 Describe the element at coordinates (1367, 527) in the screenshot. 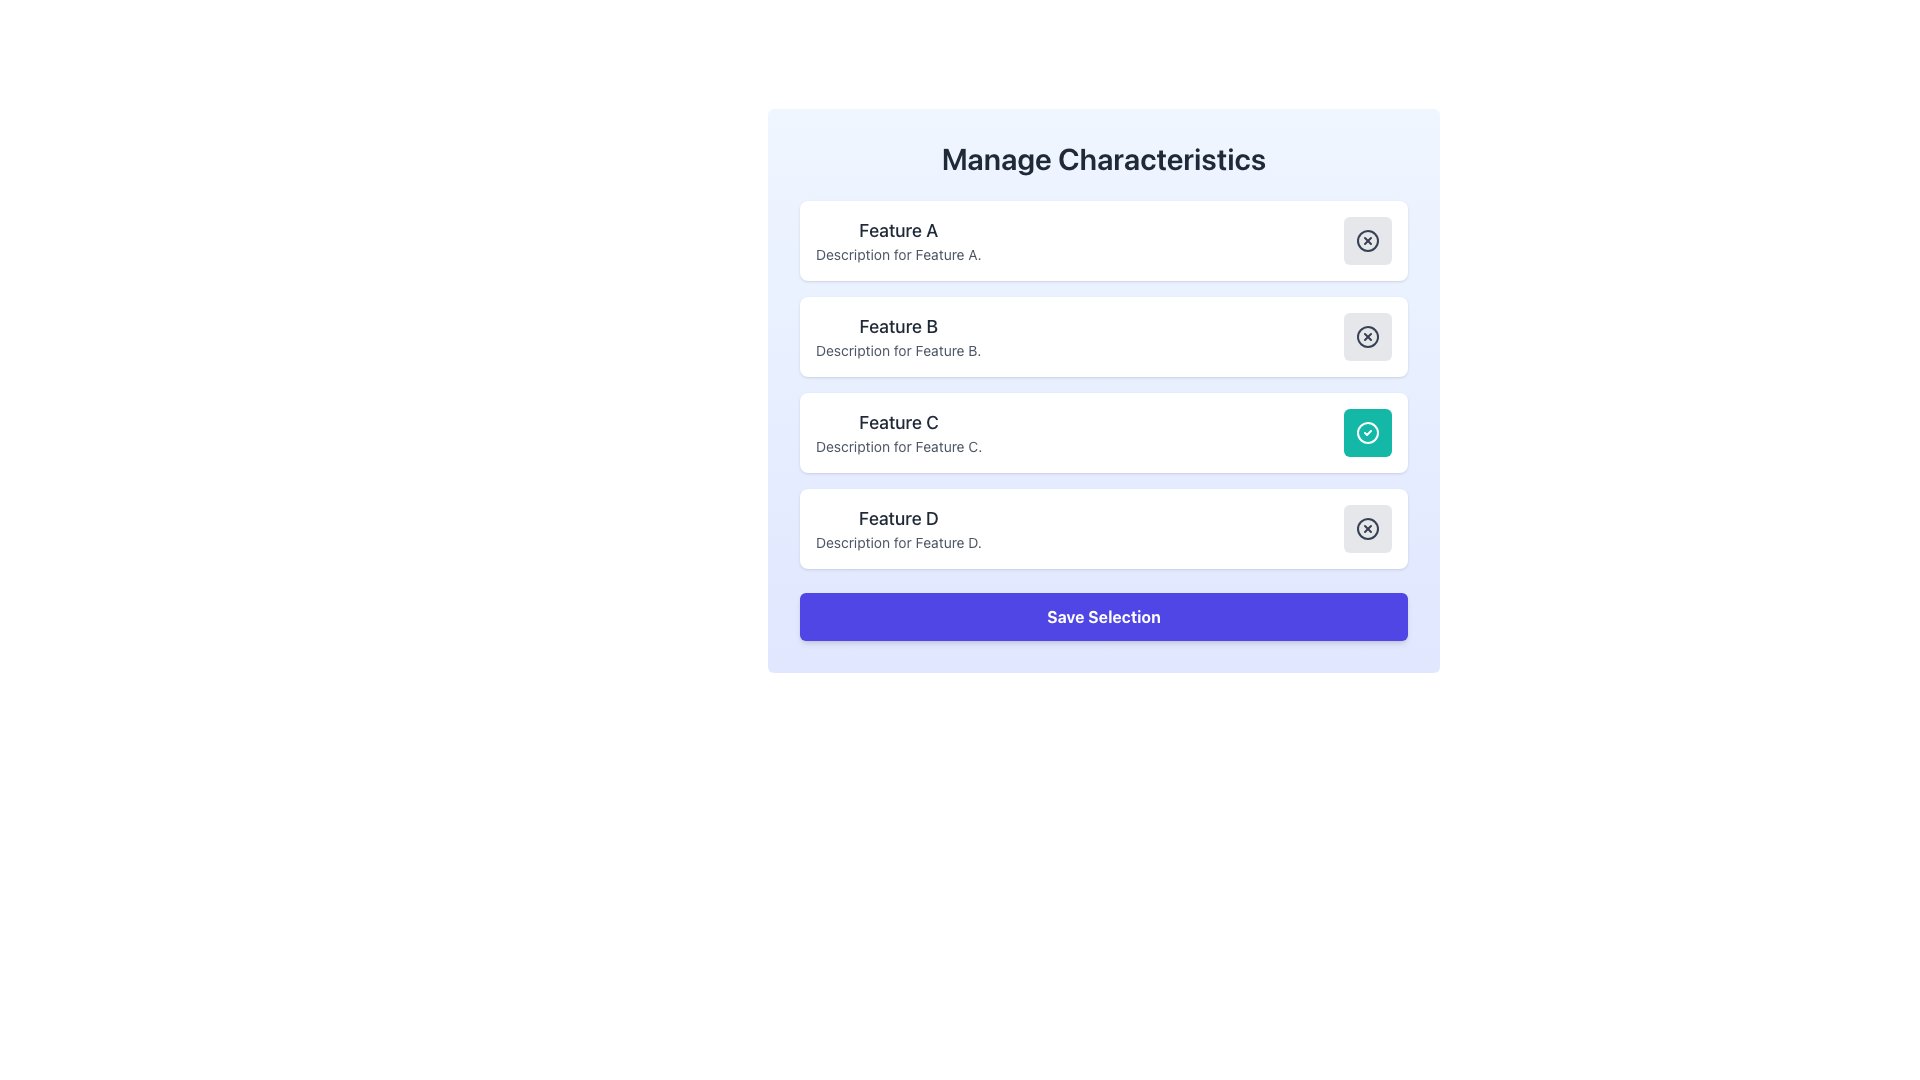

I see `the graphical icon with a dark gray 'X' mark inside a circular outline, located to the far-right side of the 'Feature D' section` at that location.